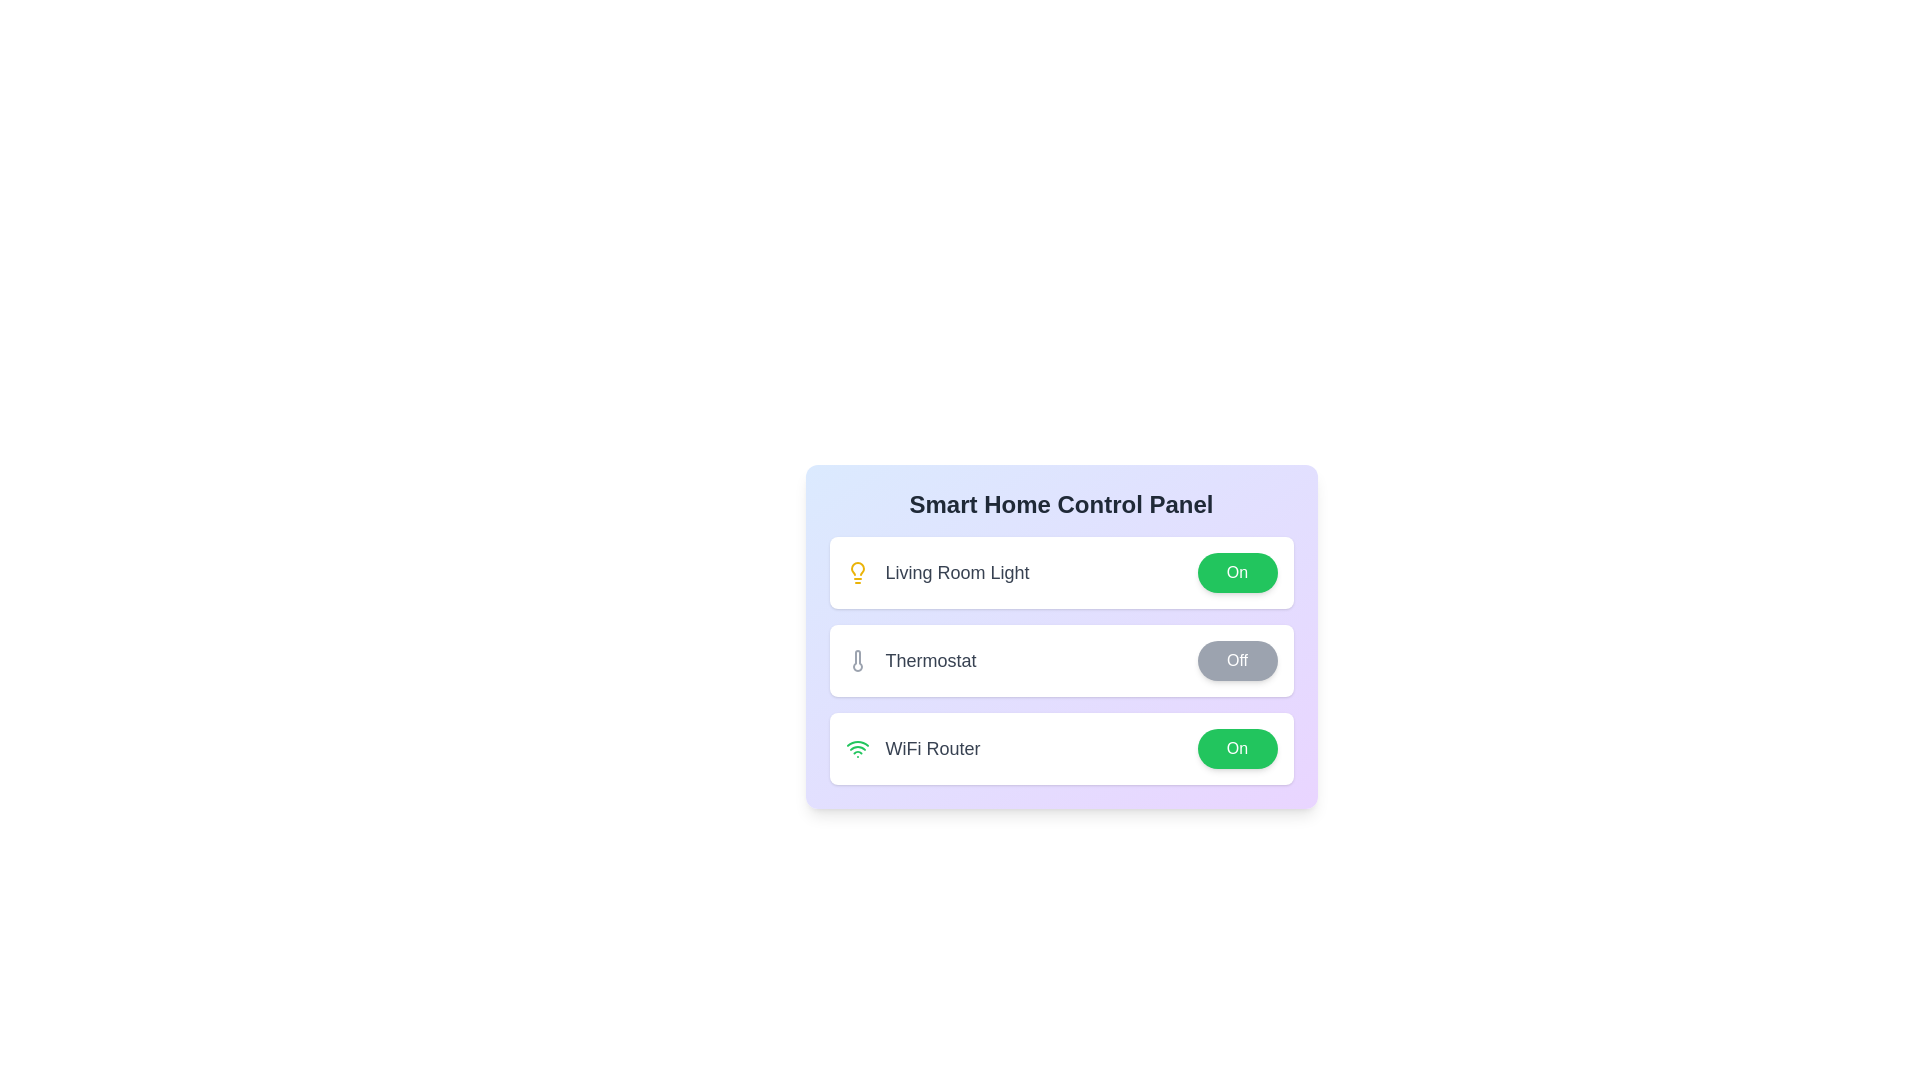 The image size is (1920, 1080). I want to click on the 'On/Off' button to toggle the device status, so click(1236, 573).